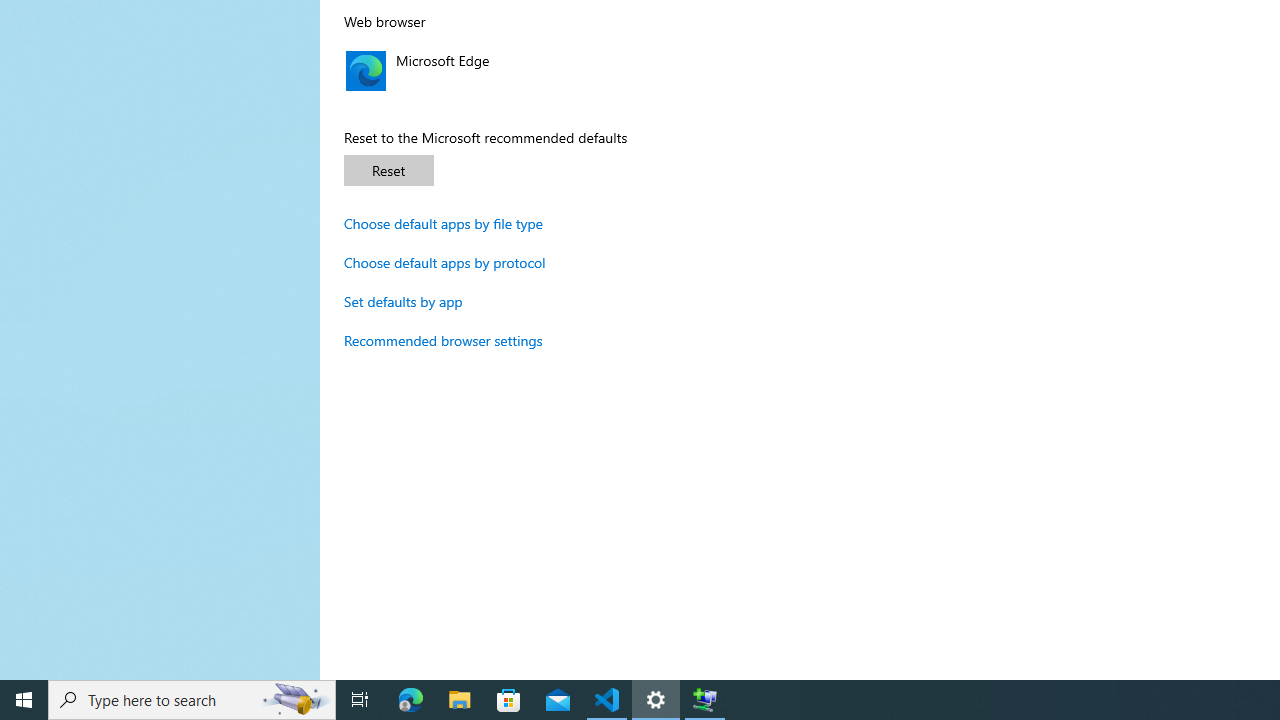 This screenshot has width=1280, height=720. I want to click on 'Reset', so click(389, 169).